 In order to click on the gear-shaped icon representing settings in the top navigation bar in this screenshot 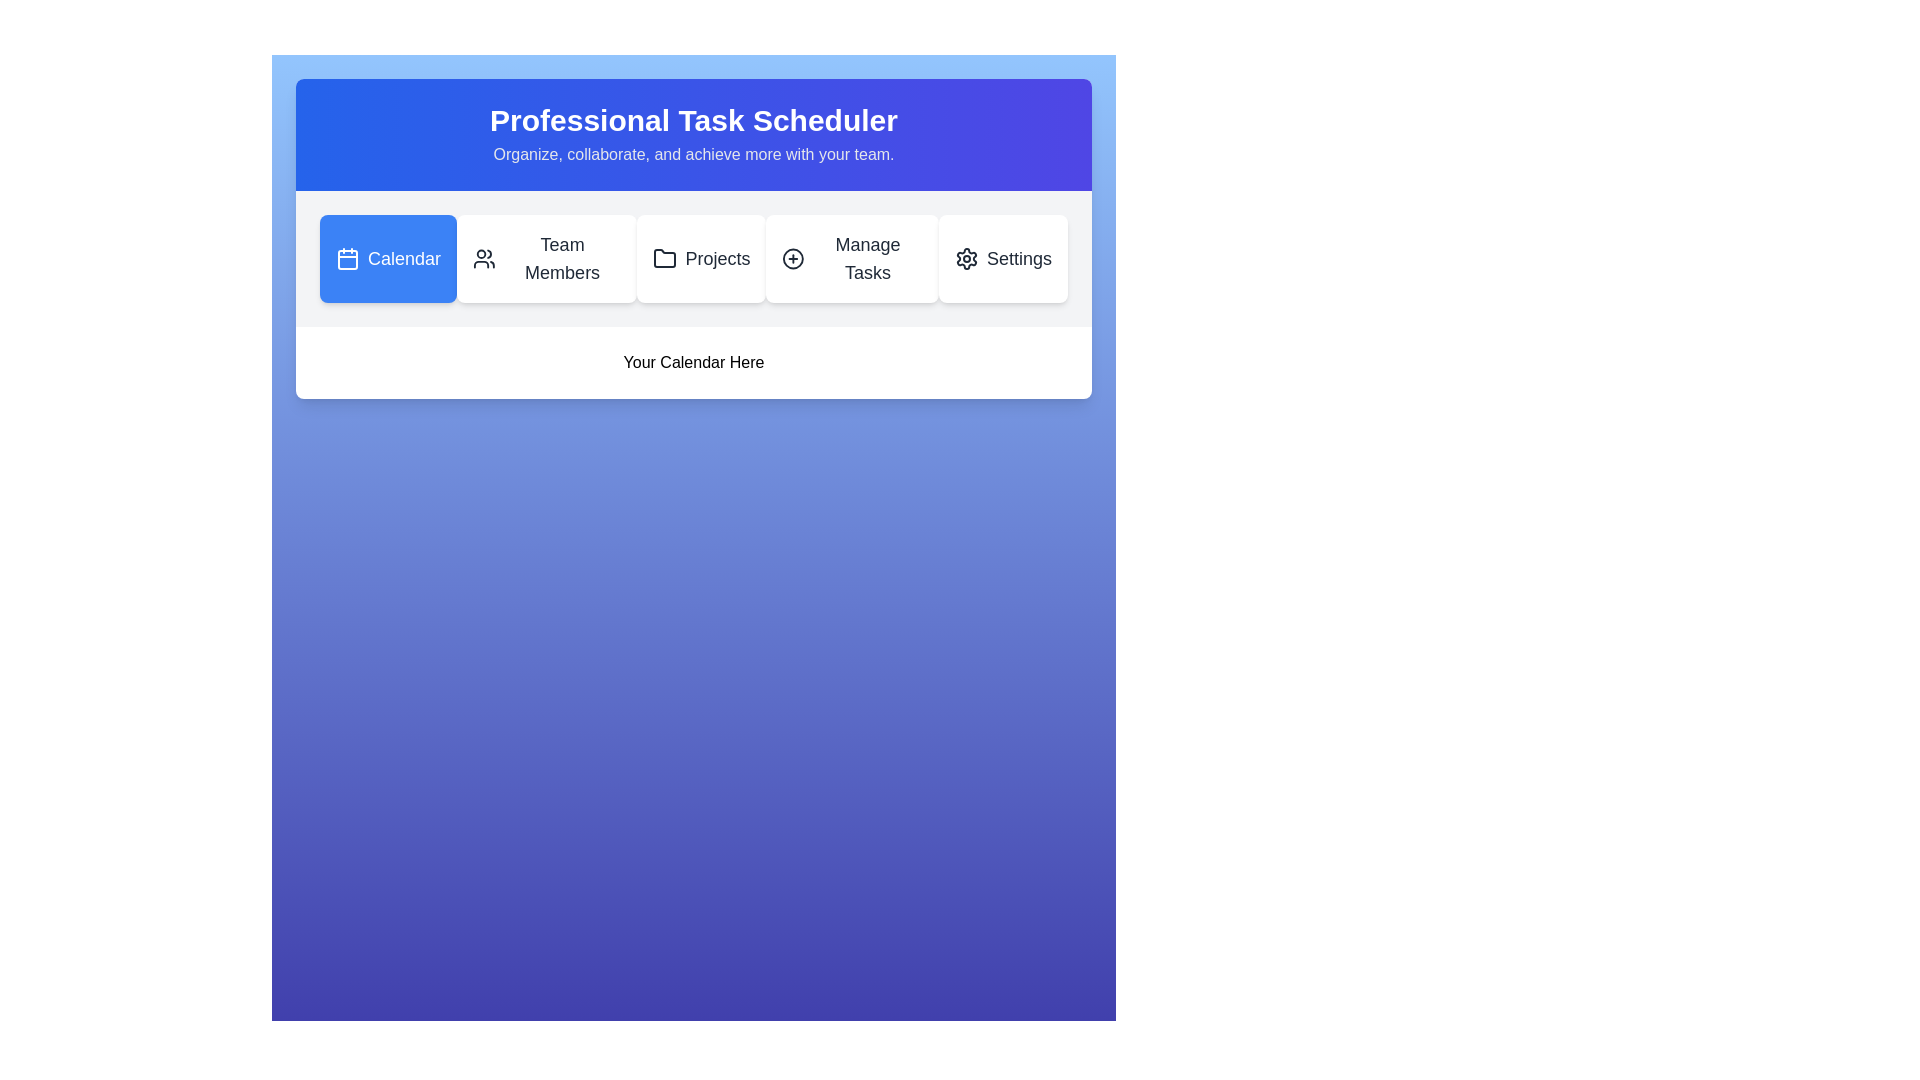, I will do `click(966, 257)`.